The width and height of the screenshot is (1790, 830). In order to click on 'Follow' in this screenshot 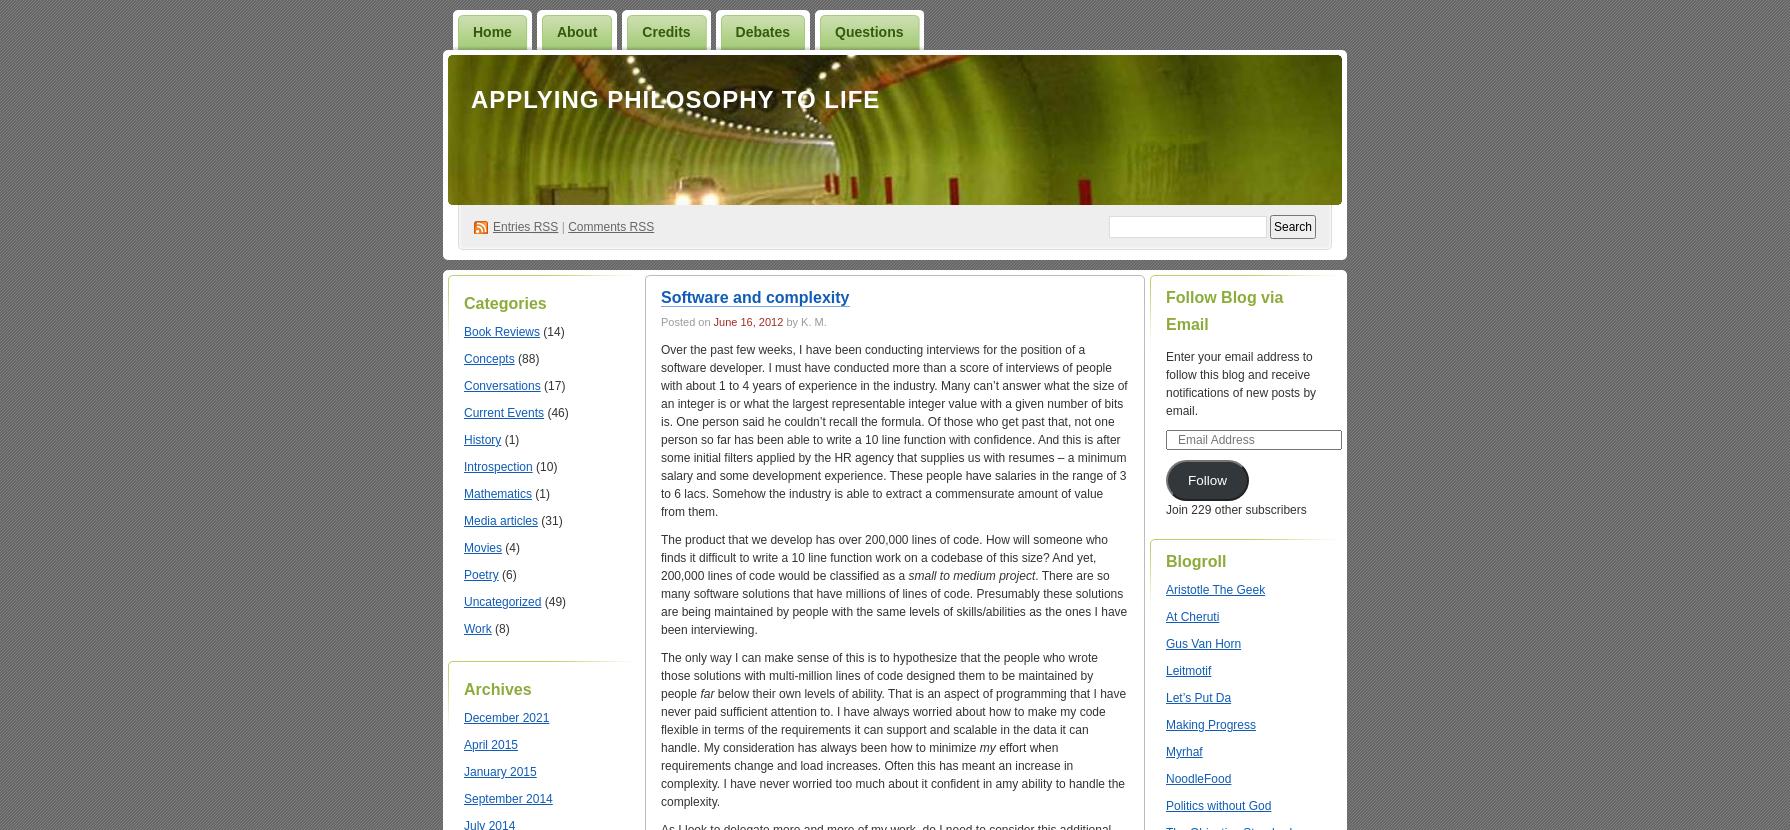, I will do `click(1206, 479)`.